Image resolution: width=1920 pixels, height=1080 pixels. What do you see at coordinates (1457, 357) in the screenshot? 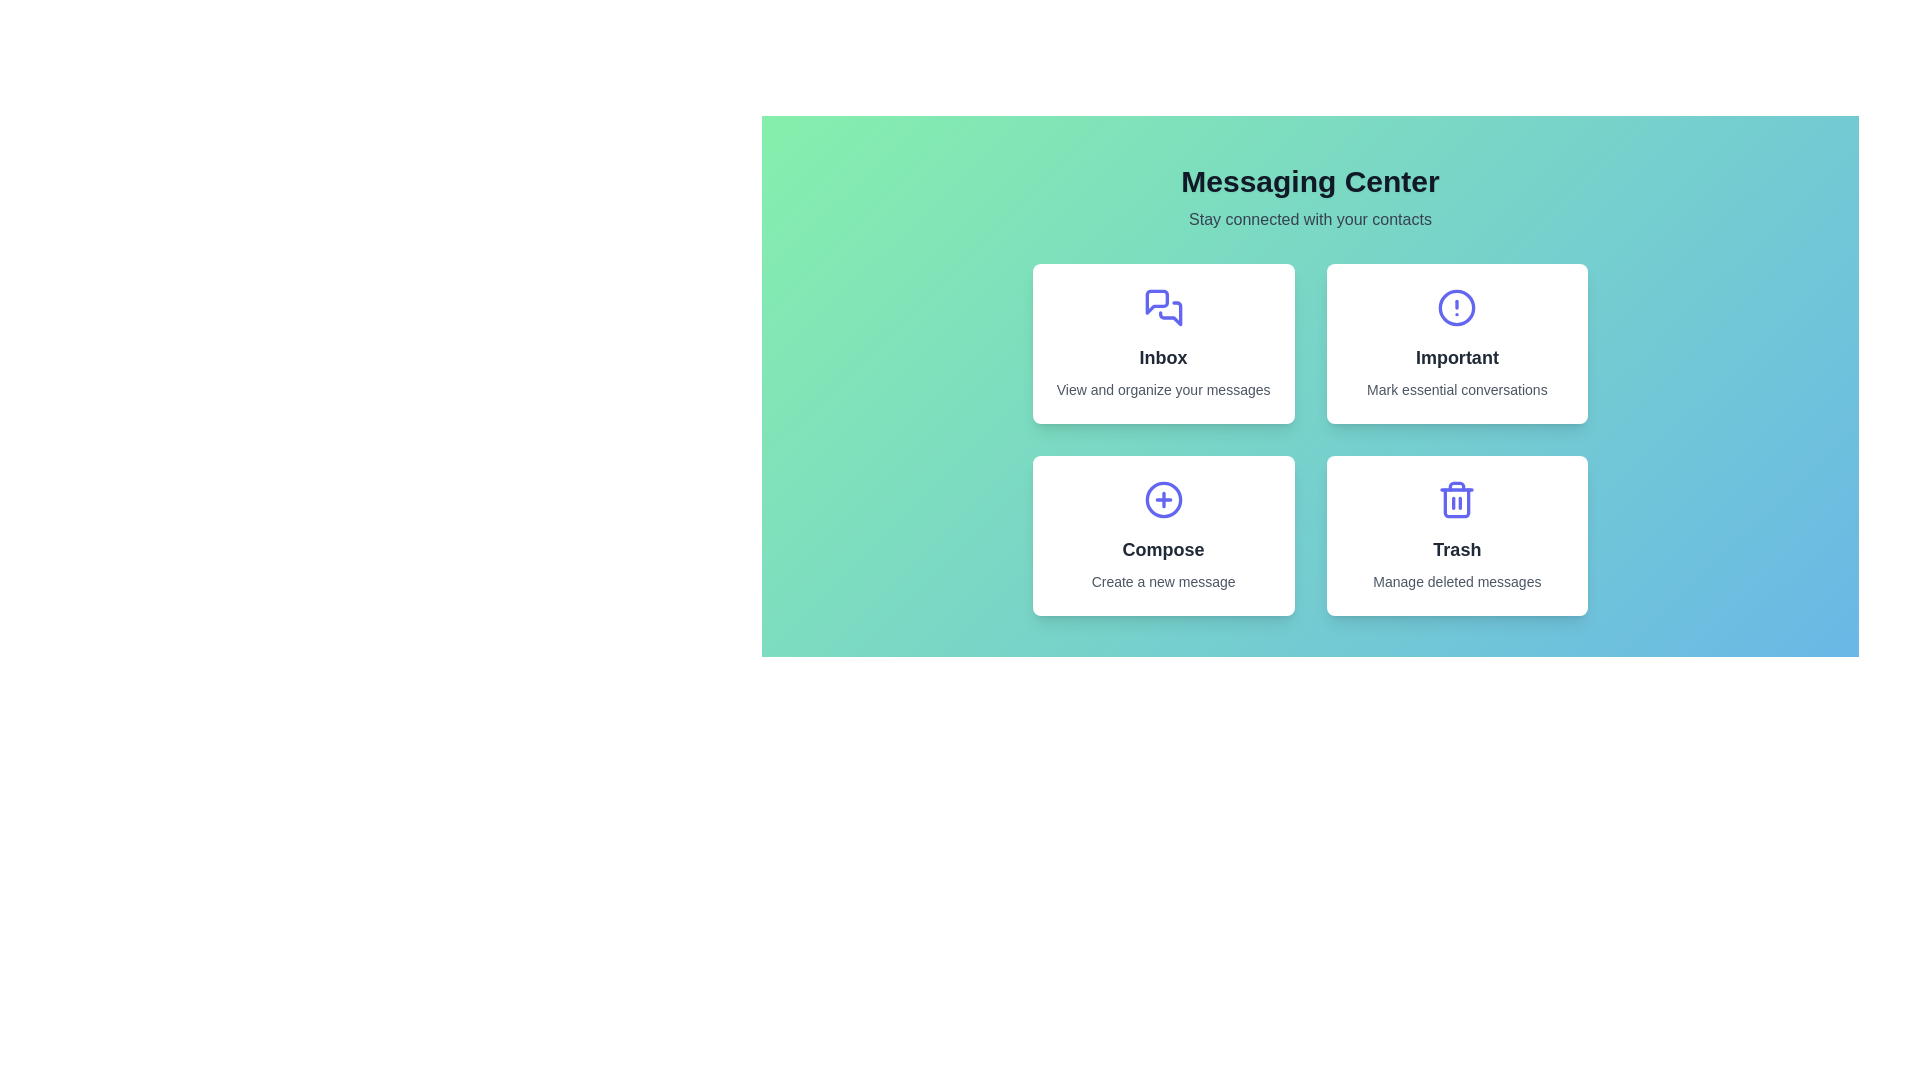
I see `the static text label displaying 'Important' which is styled in bold and slightly larger font, located within the card at the top-right of the layout` at bounding box center [1457, 357].